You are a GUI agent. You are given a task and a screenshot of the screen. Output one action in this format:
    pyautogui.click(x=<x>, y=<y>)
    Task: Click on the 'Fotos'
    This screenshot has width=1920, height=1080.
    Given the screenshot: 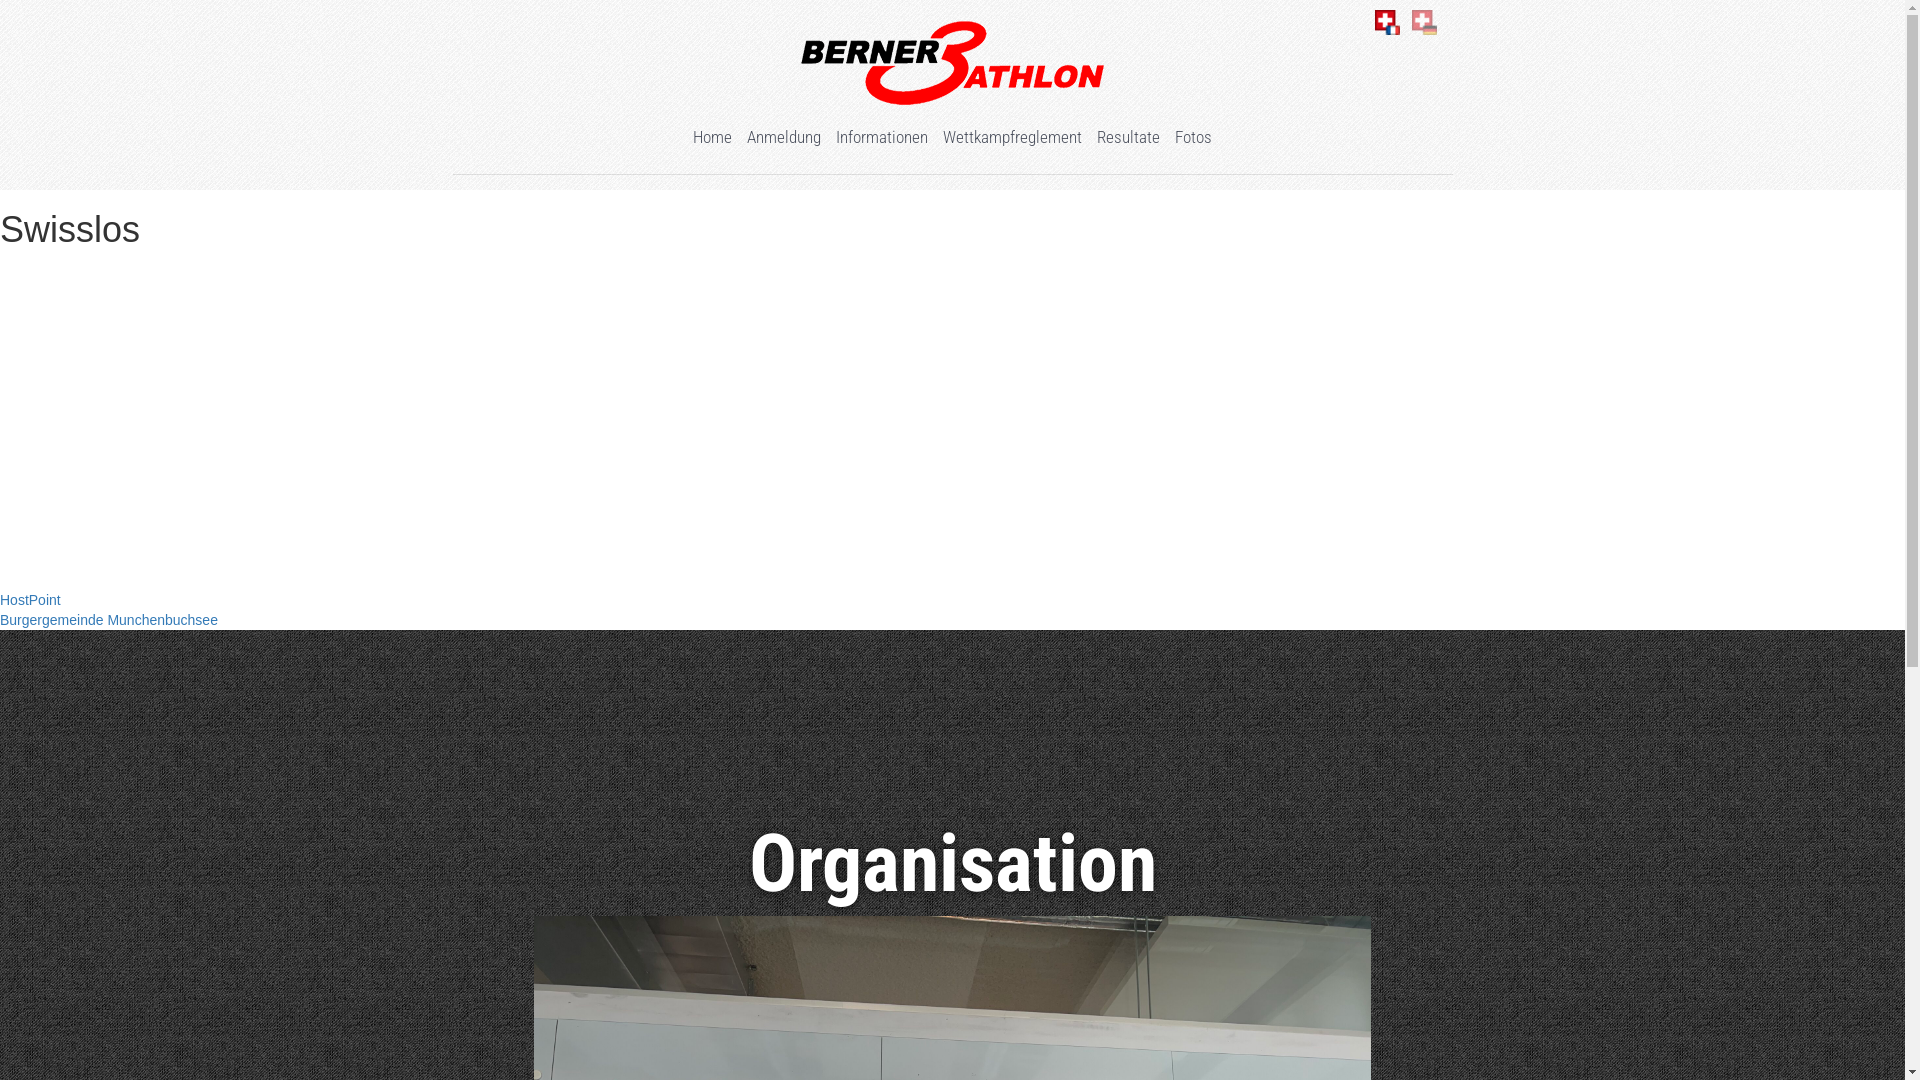 What is the action you would take?
    pyautogui.click(x=1193, y=136)
    